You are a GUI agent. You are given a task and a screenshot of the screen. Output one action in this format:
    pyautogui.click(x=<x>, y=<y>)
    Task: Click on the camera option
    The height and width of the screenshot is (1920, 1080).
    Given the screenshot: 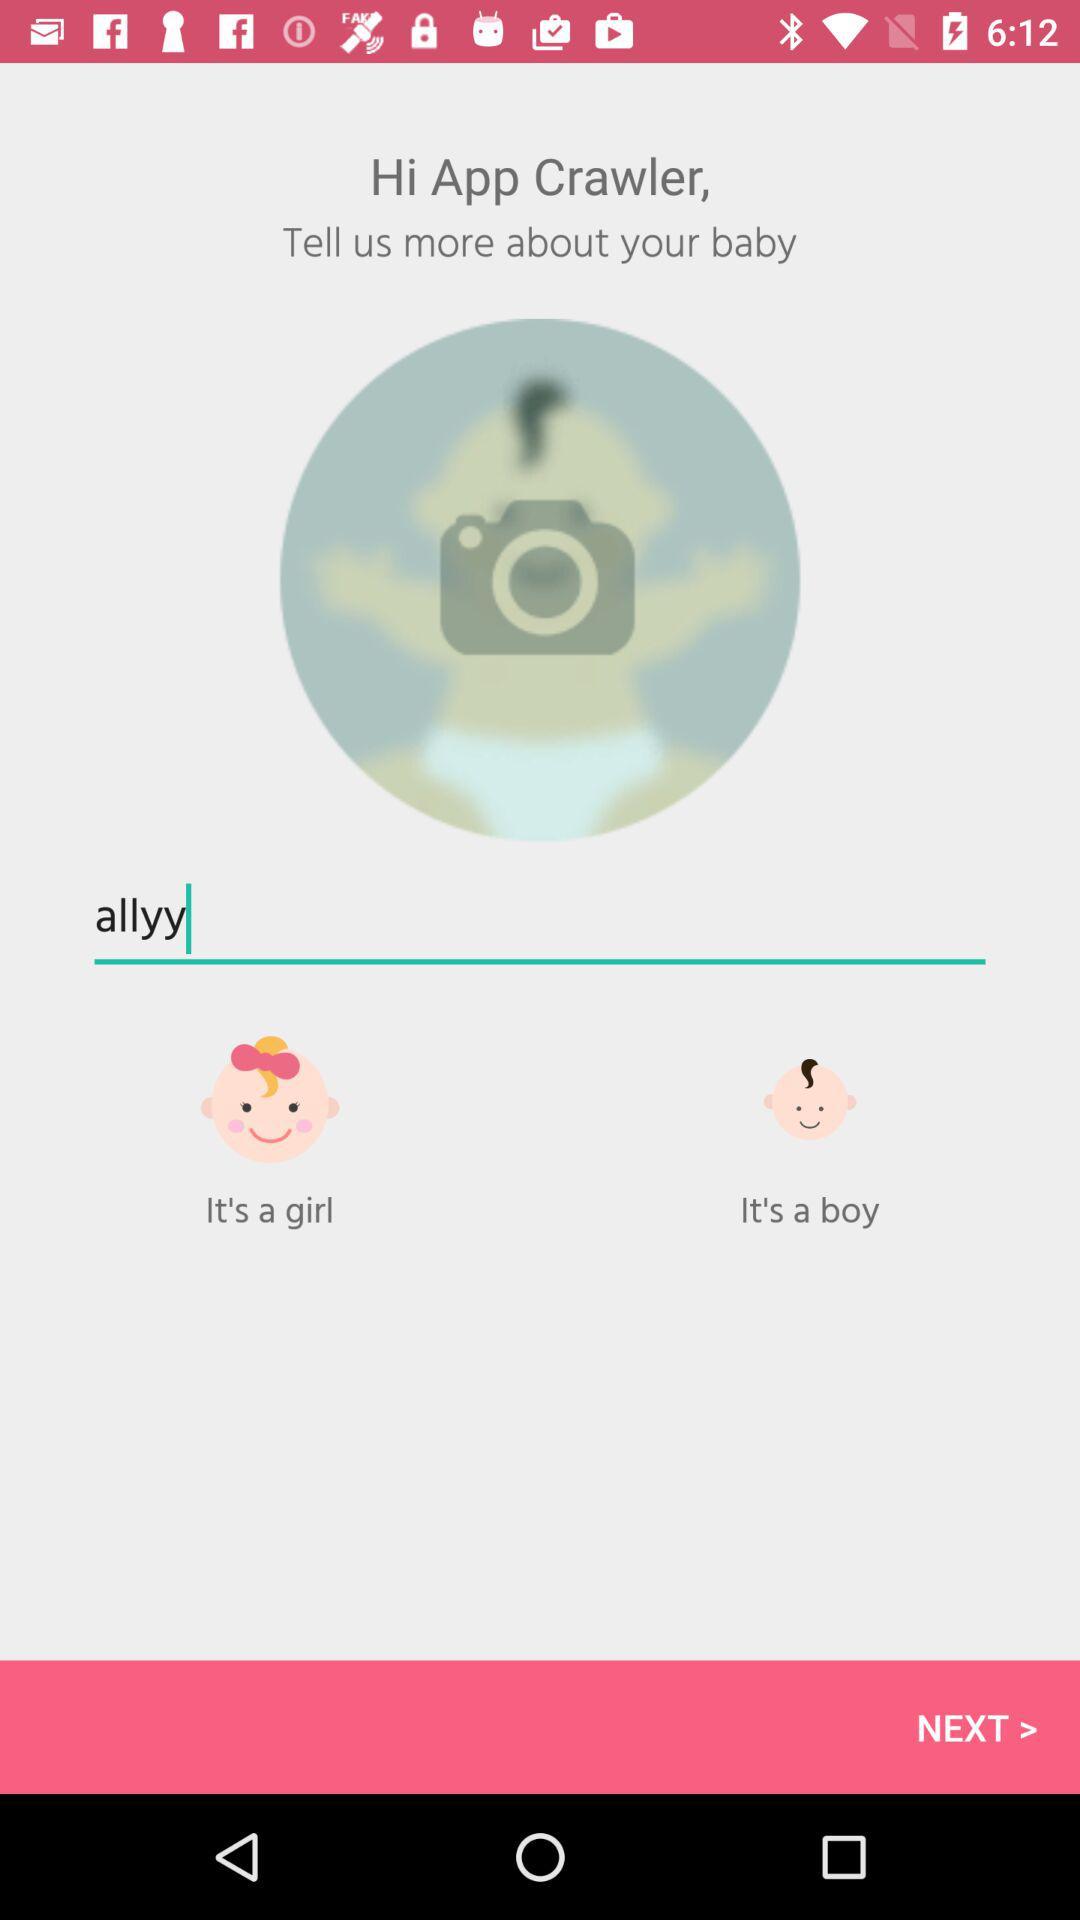 What is the action you would take?
    pyautogui.click(x=540, y=580)
    